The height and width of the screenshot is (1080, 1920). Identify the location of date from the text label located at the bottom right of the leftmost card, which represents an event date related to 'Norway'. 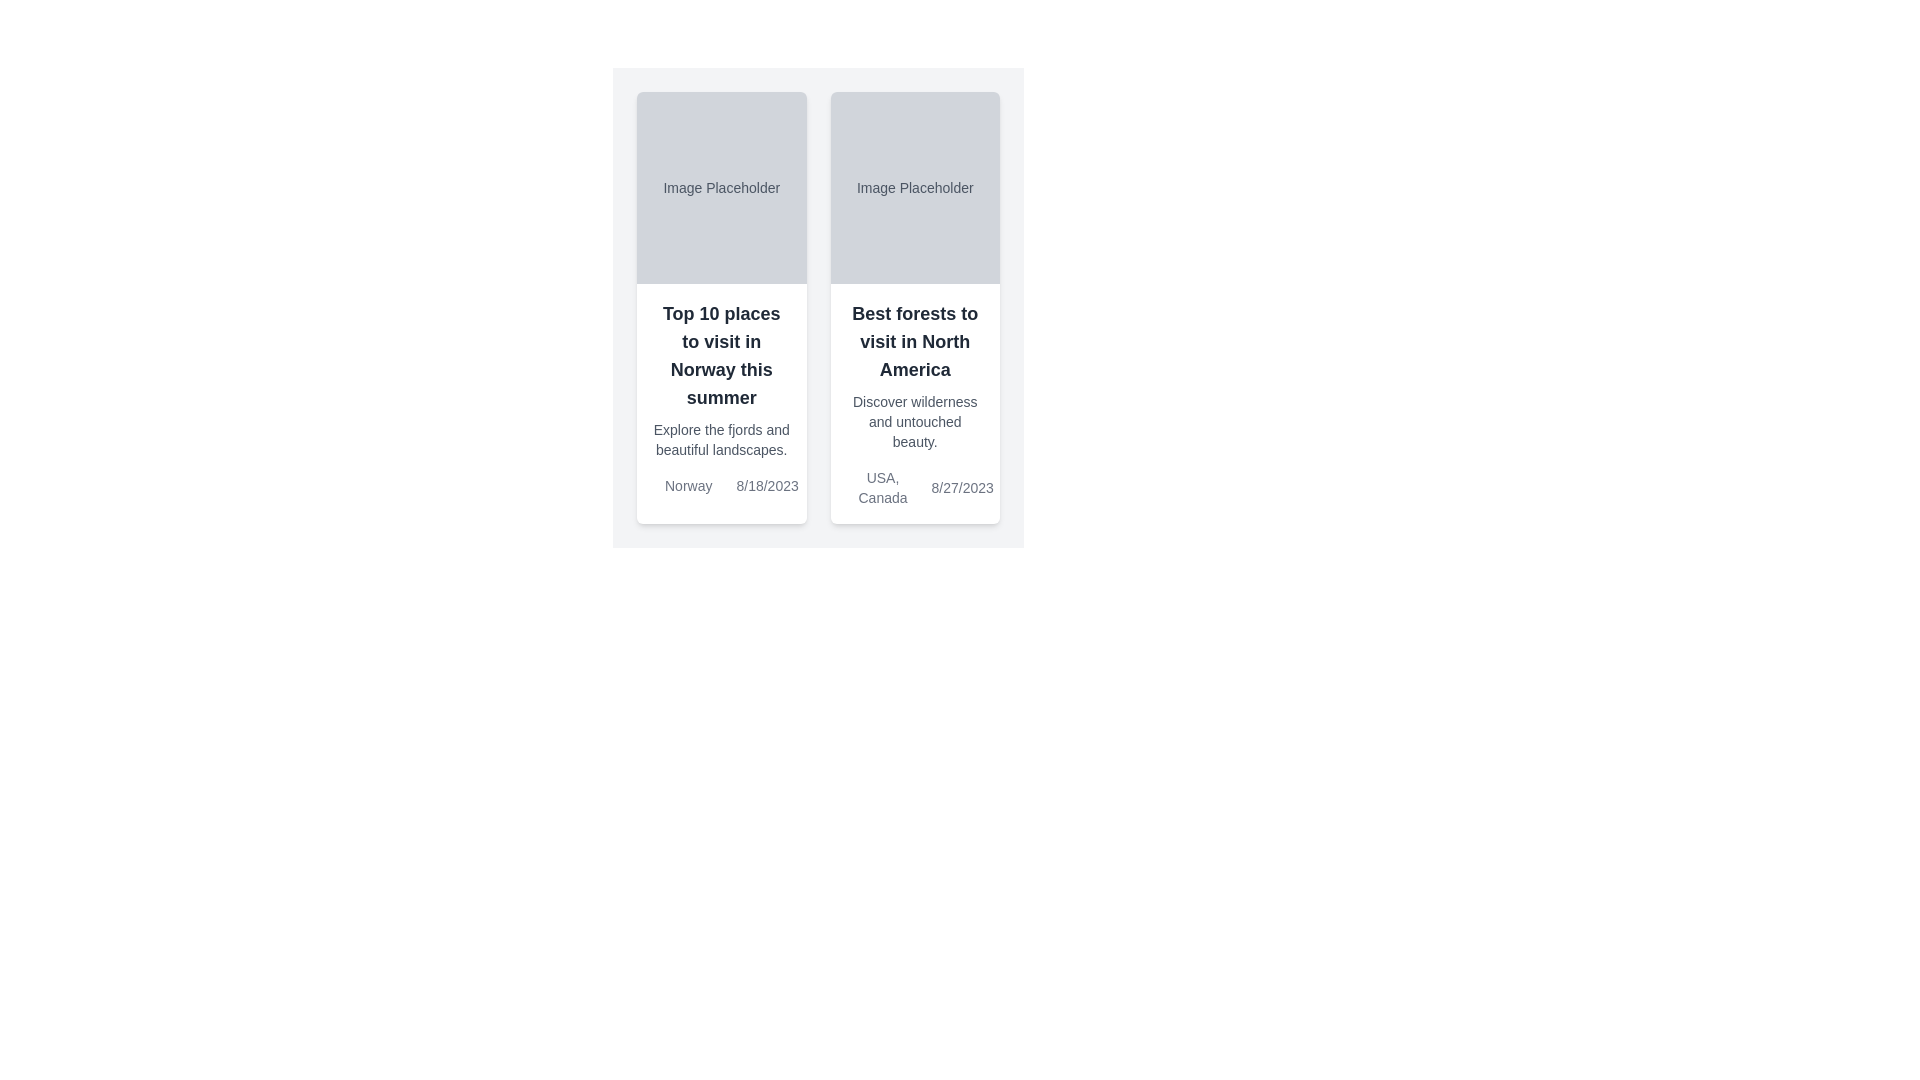
(766, 486).